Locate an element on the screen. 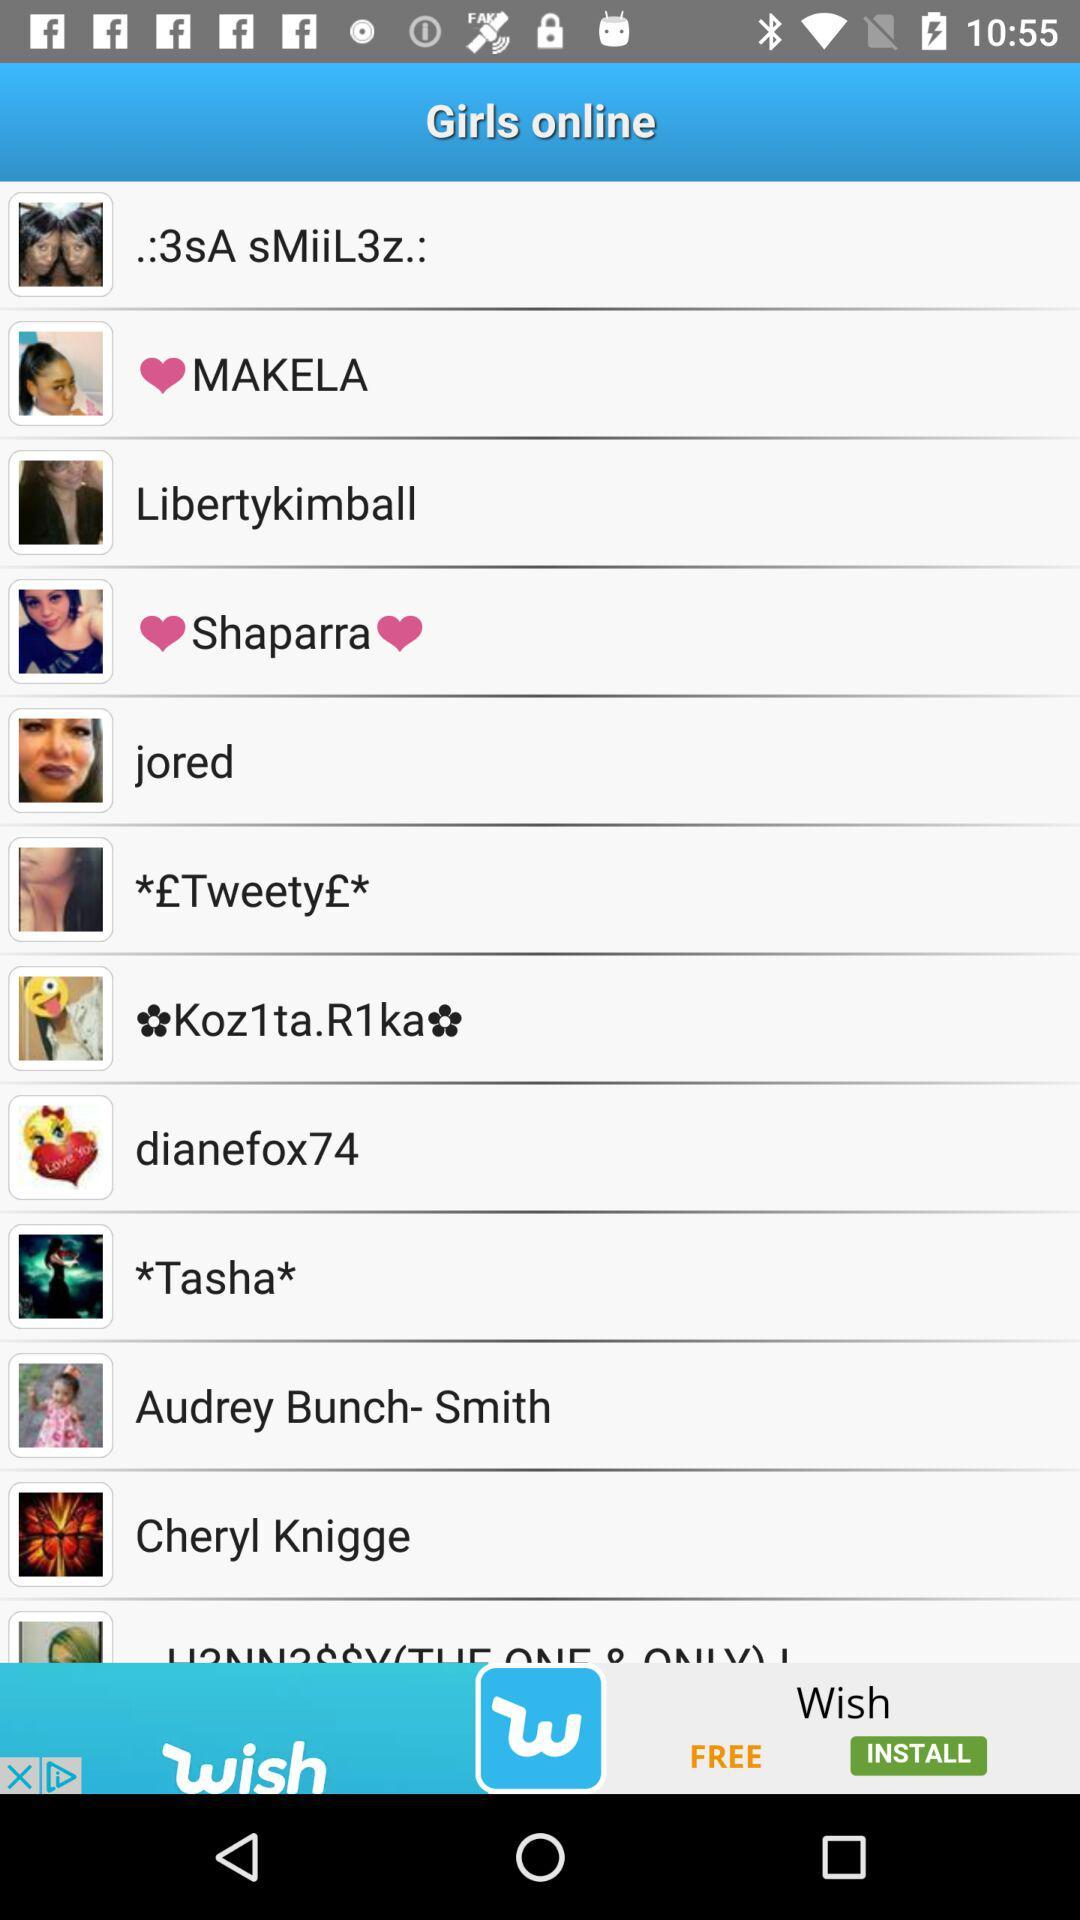 The width and height of the screenshot is (1080, 1920). user profile is located at coordinates (59, 630).